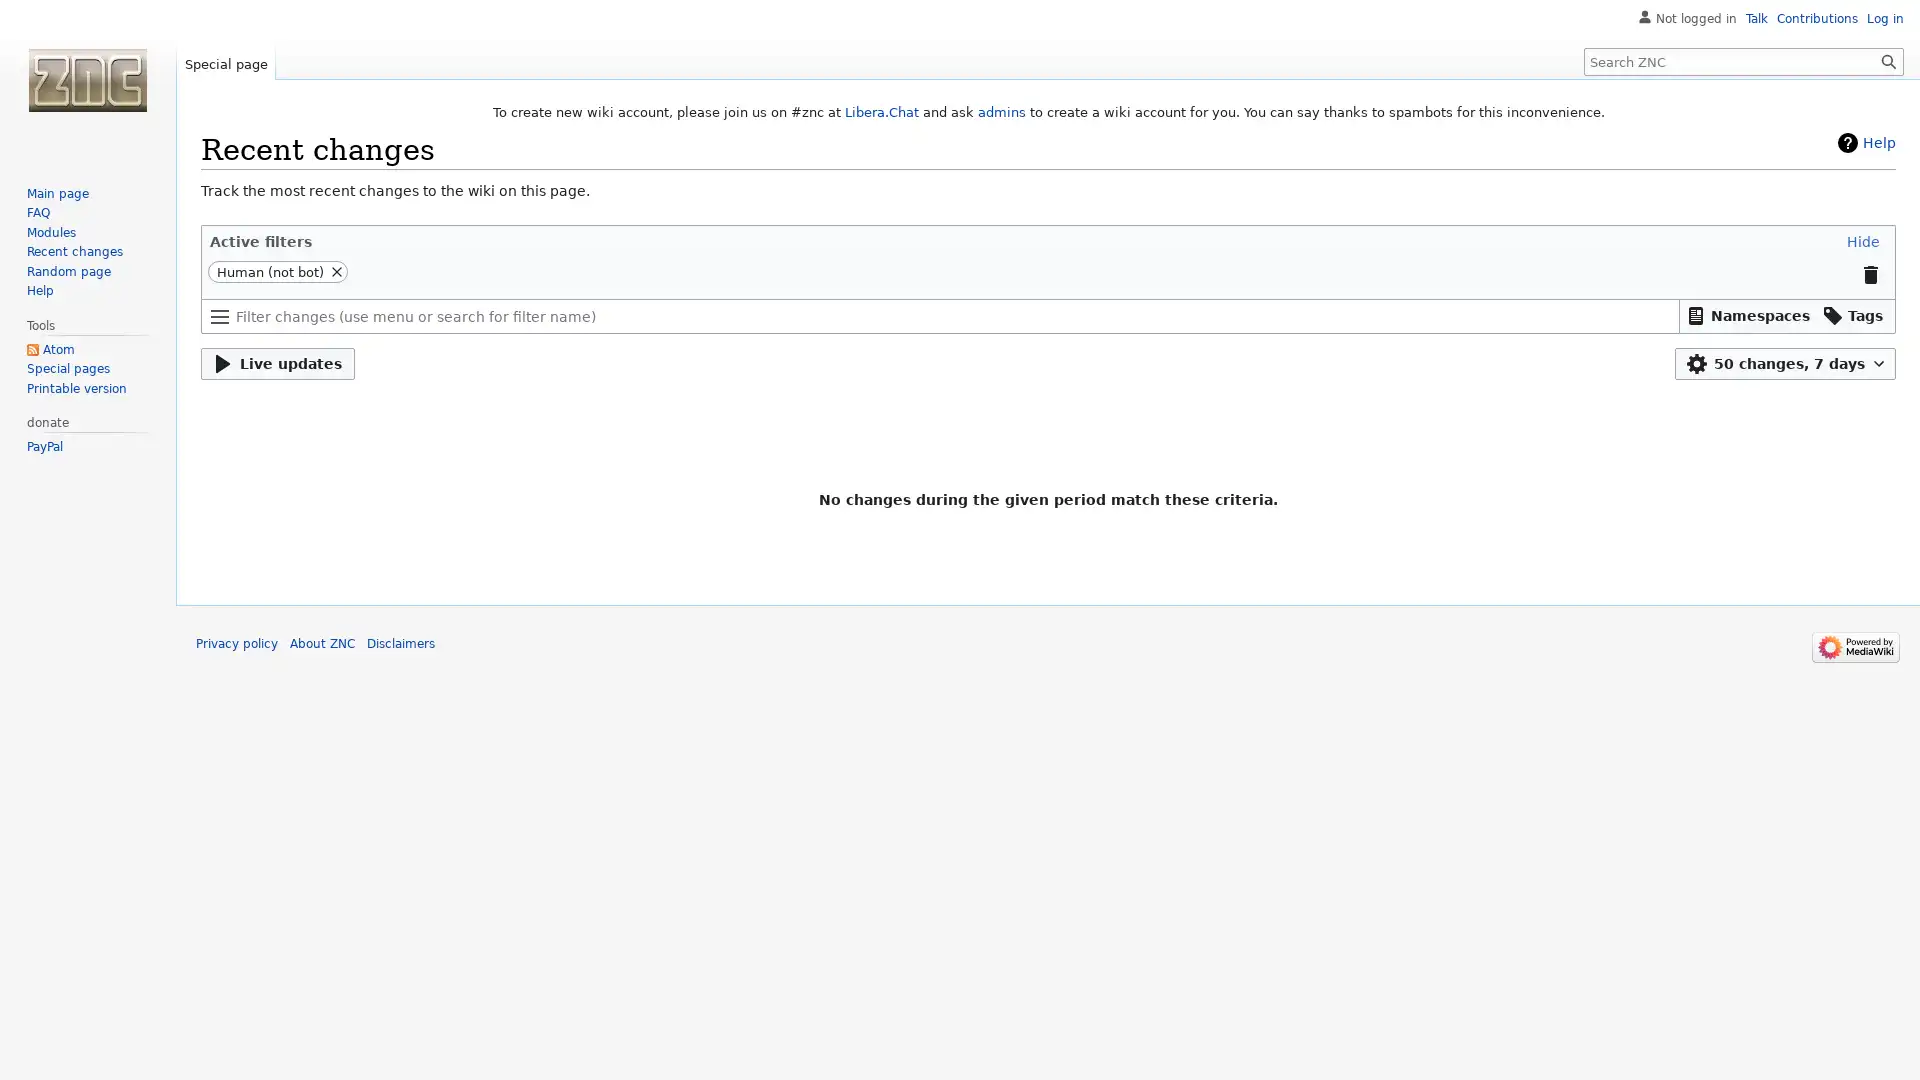  Describe the element at coordinates (1869, 273) in the screenshot. I see `Clear all filters` at that location.